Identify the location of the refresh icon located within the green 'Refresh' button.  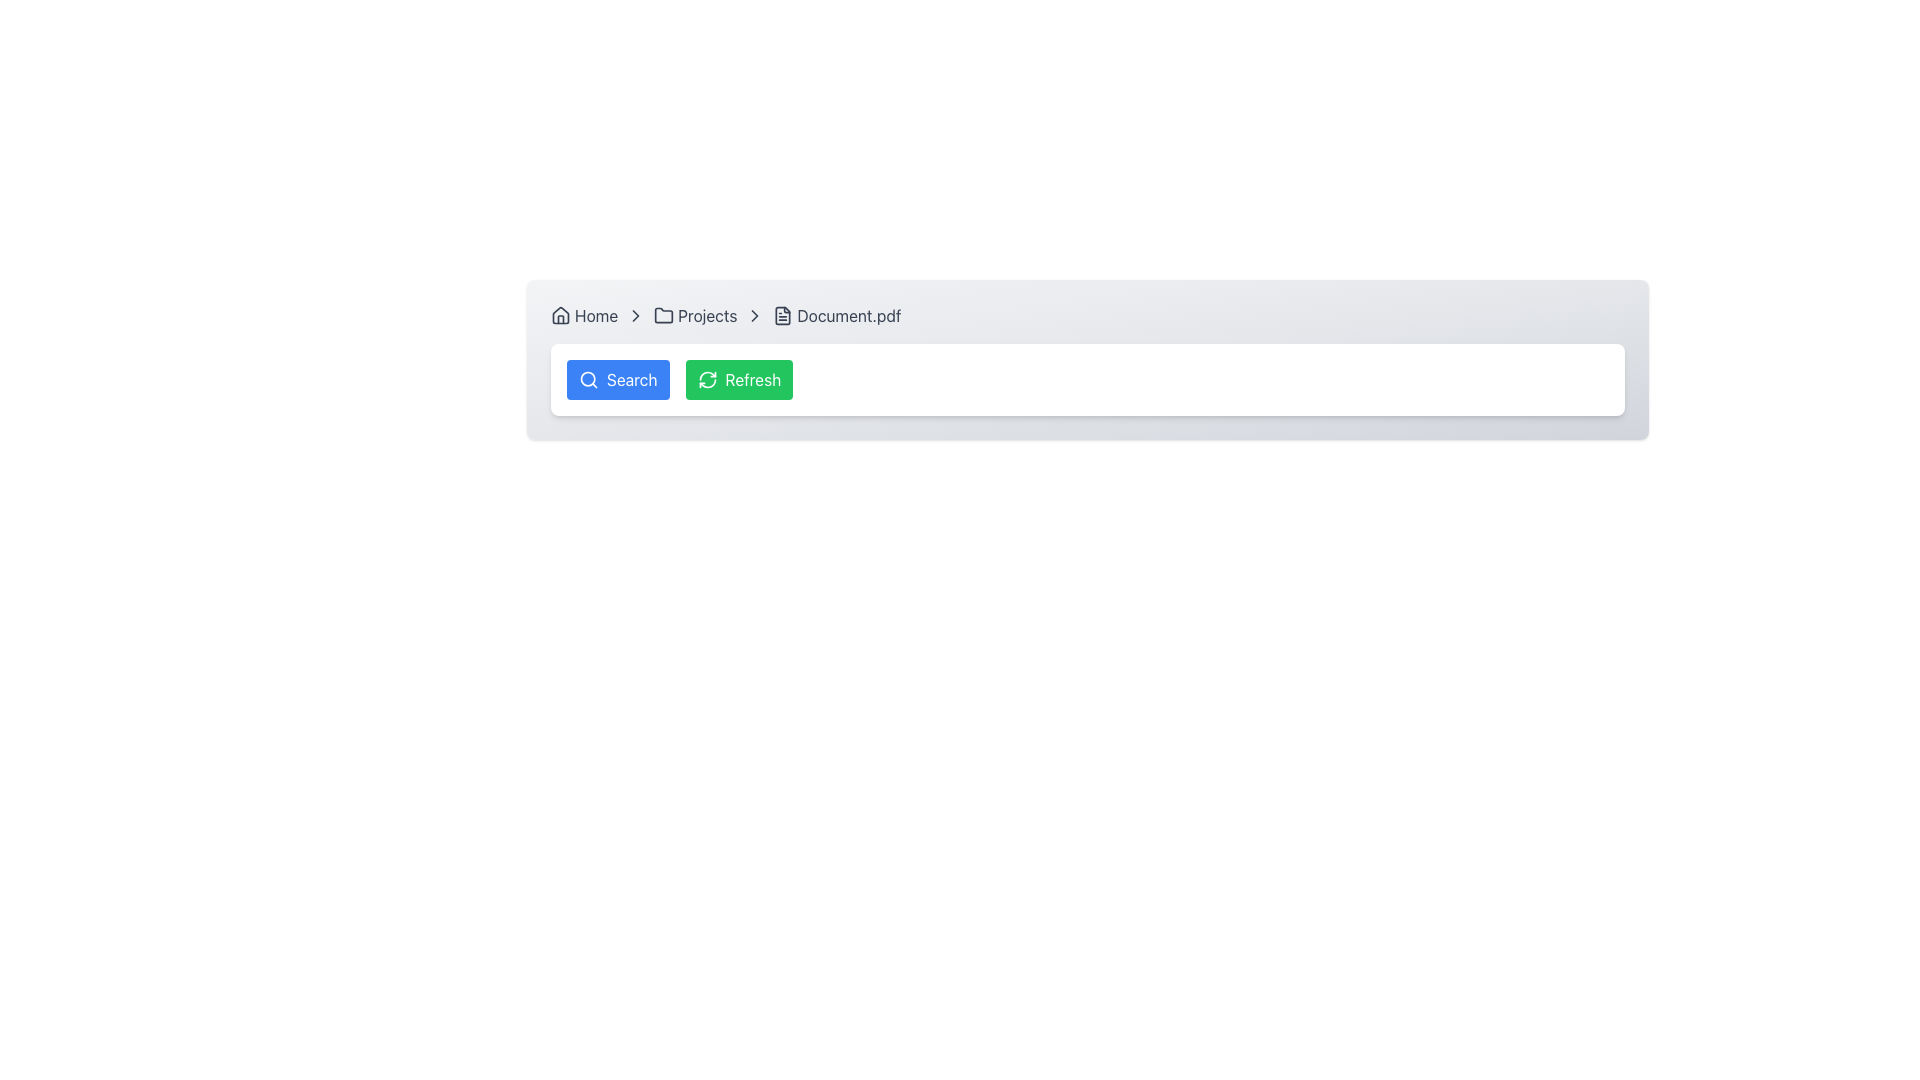
(706, 380).